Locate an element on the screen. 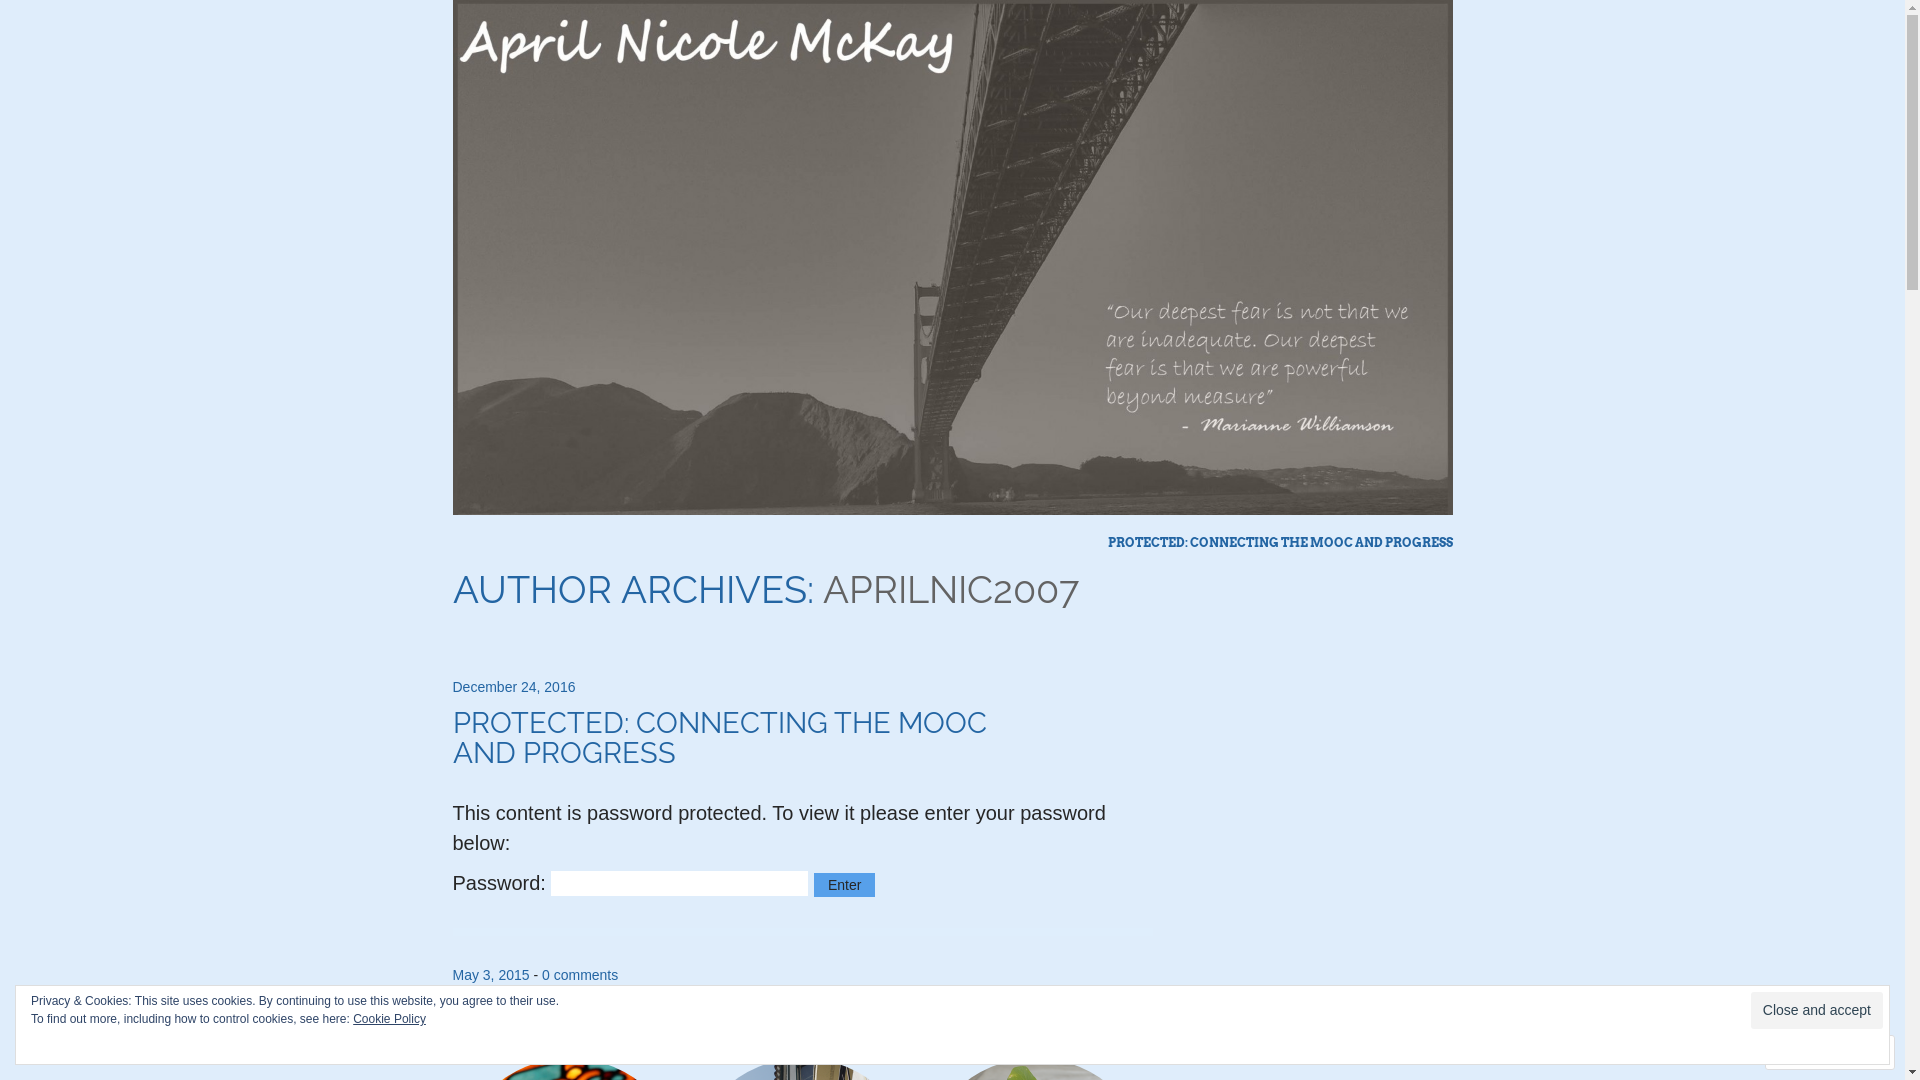  'Close and accept' is located at coordinates (1750, 1010).